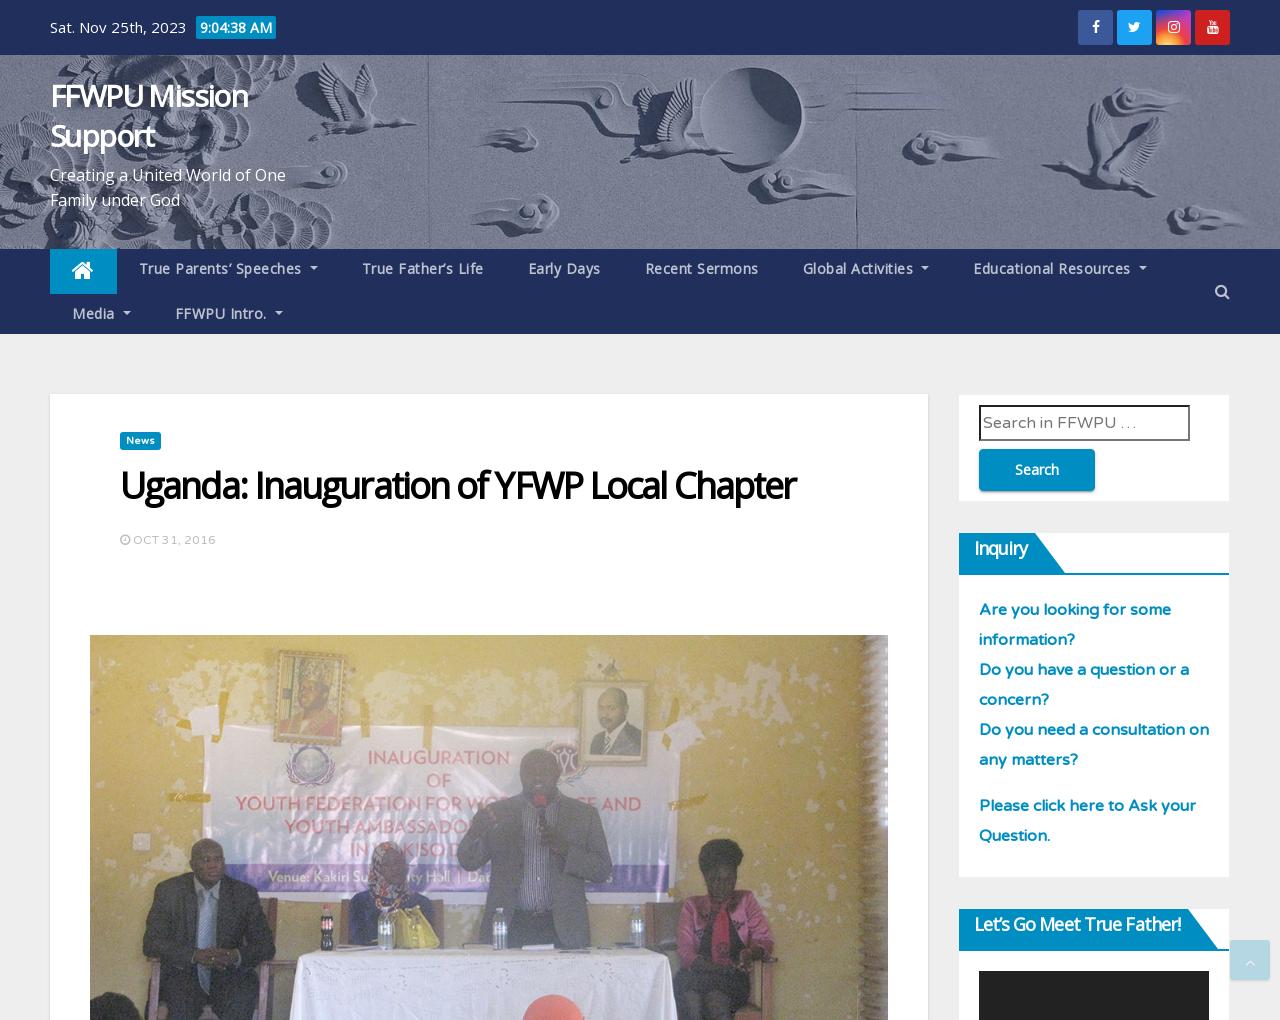 The height and width of the screenshot is (1020, 1280). What do you see at coordinates (94, 313) in the screenshot?
I see `'Media'` at bounding box center [94, 313].